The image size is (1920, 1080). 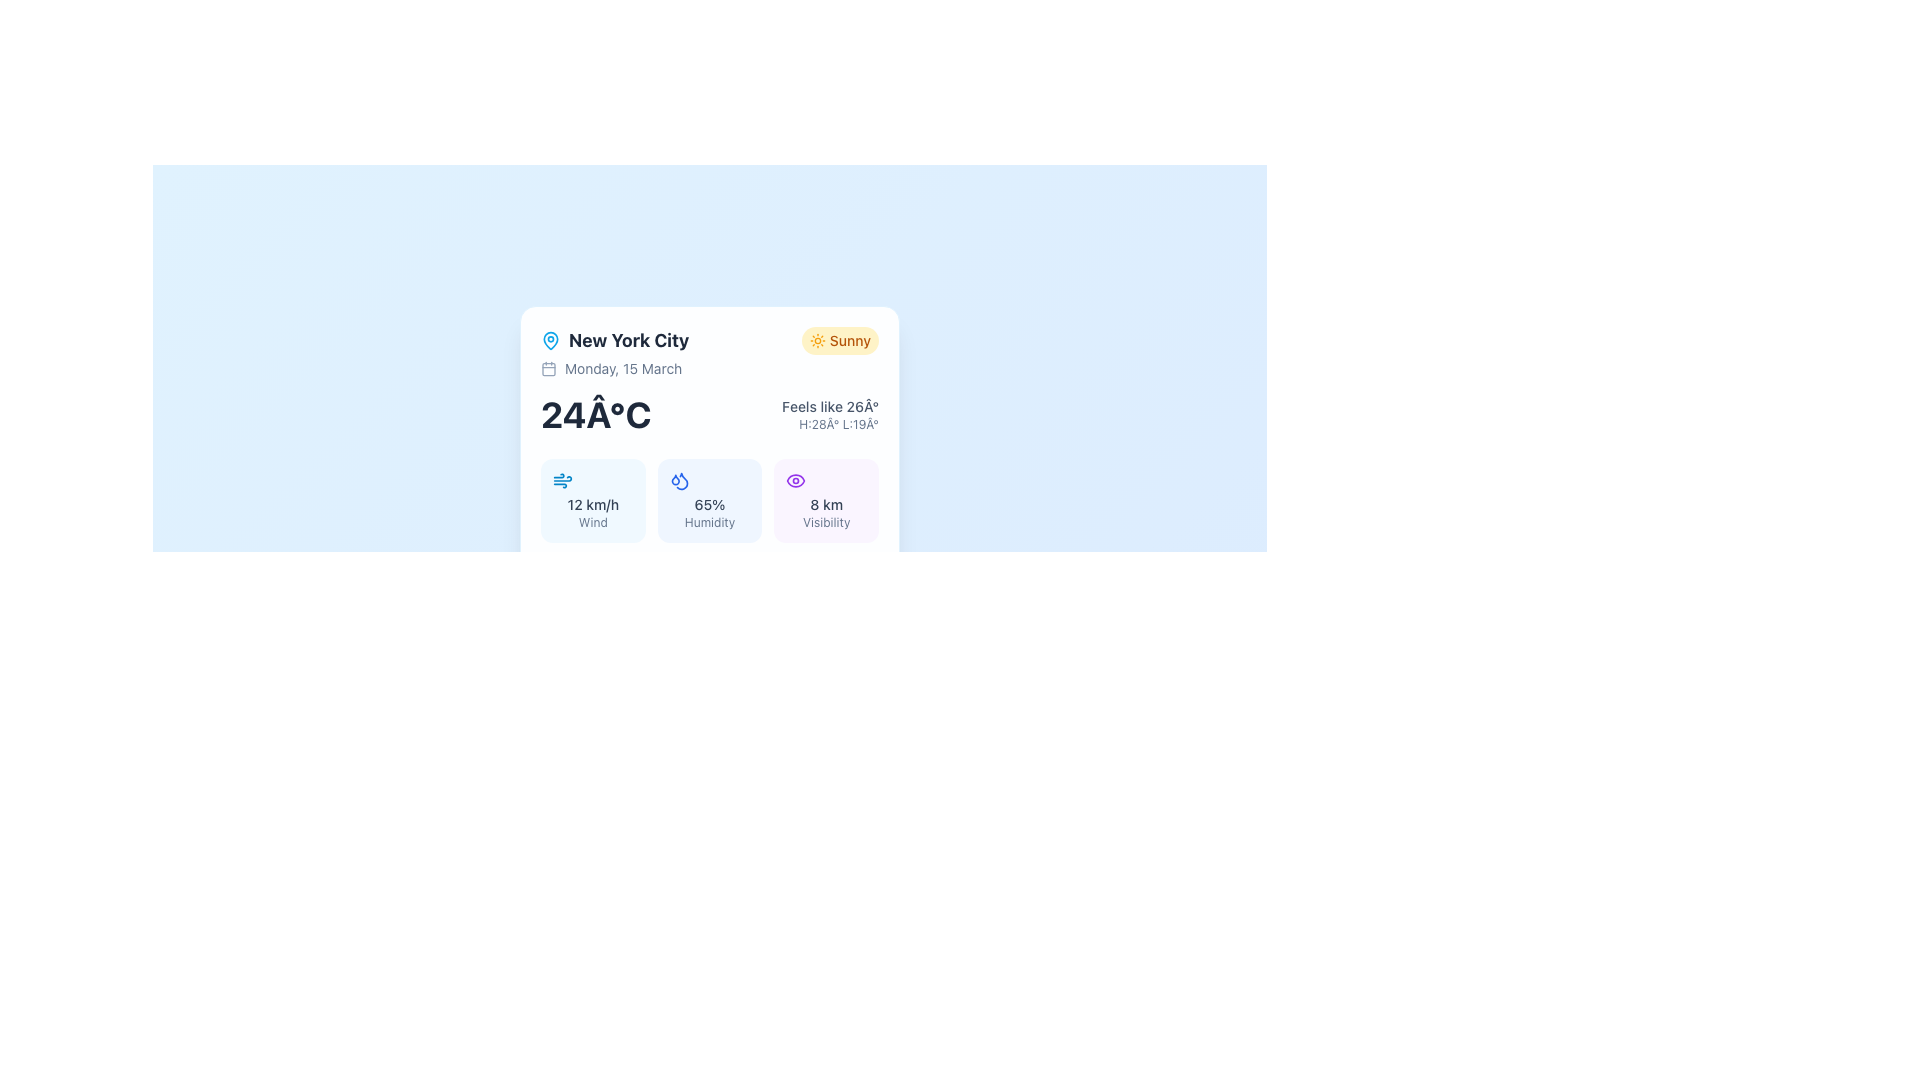 What do you see at coordinates (826, 500) in the screenshot?
I see `the Informational card that displays the current visibility value in kilometers, located as the third item in the last column of a 3-column grid` at bounding box center [826, 500].